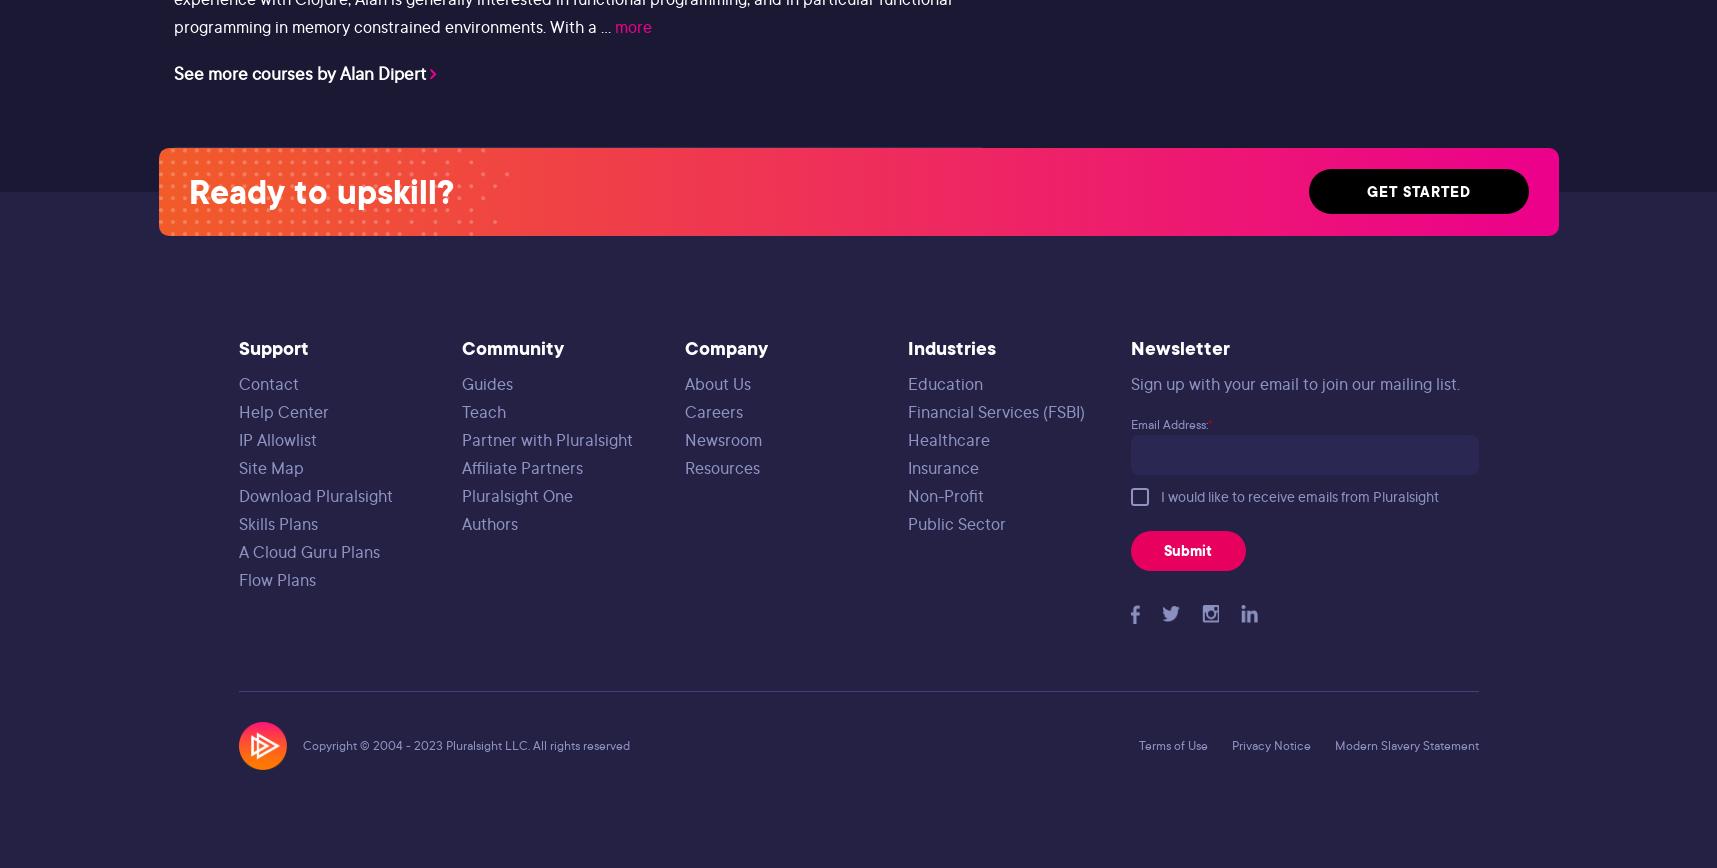 The image size is (1717, 868). I want to click on 'Copyright © 2004 - 2023 Pluralsight LLC. All rights reserved', so click(465, 744).